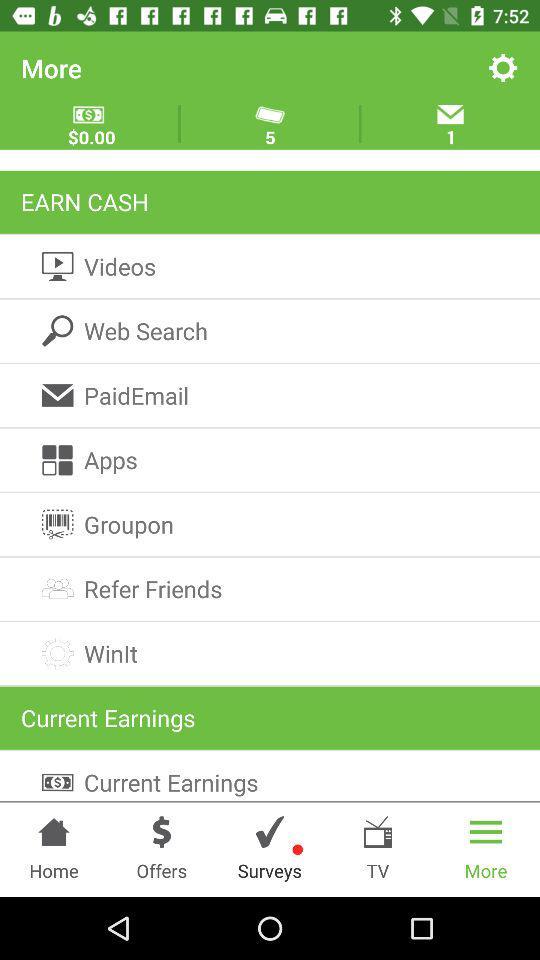 This screenshot has height=960, width=540. I want to click on item above winit icon, so click(270, 589).